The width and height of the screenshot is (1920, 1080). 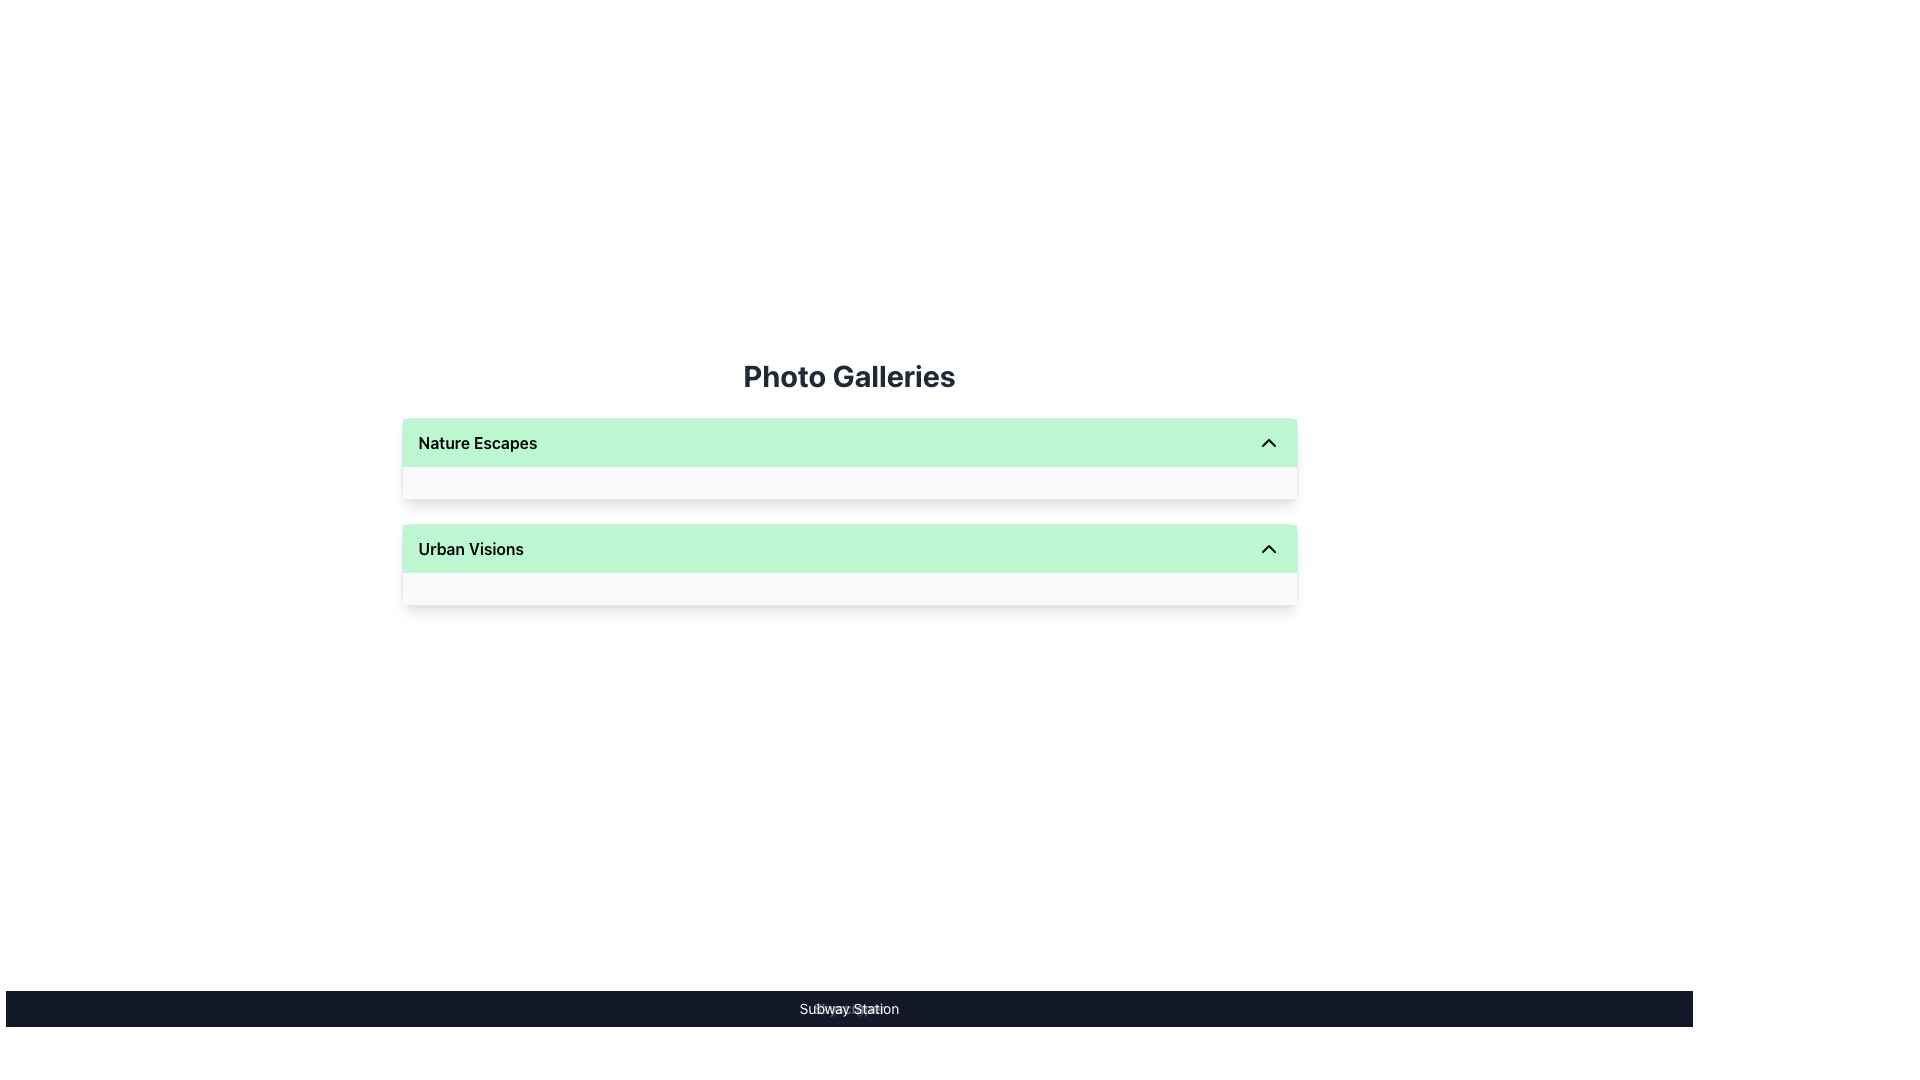 What do you see at coordinates (470, 548) in the screenshot?
I see `the text label that represents a clickable menu or item within the gallery options below 'Photo Galleries'` at bounding box center [470, 548].